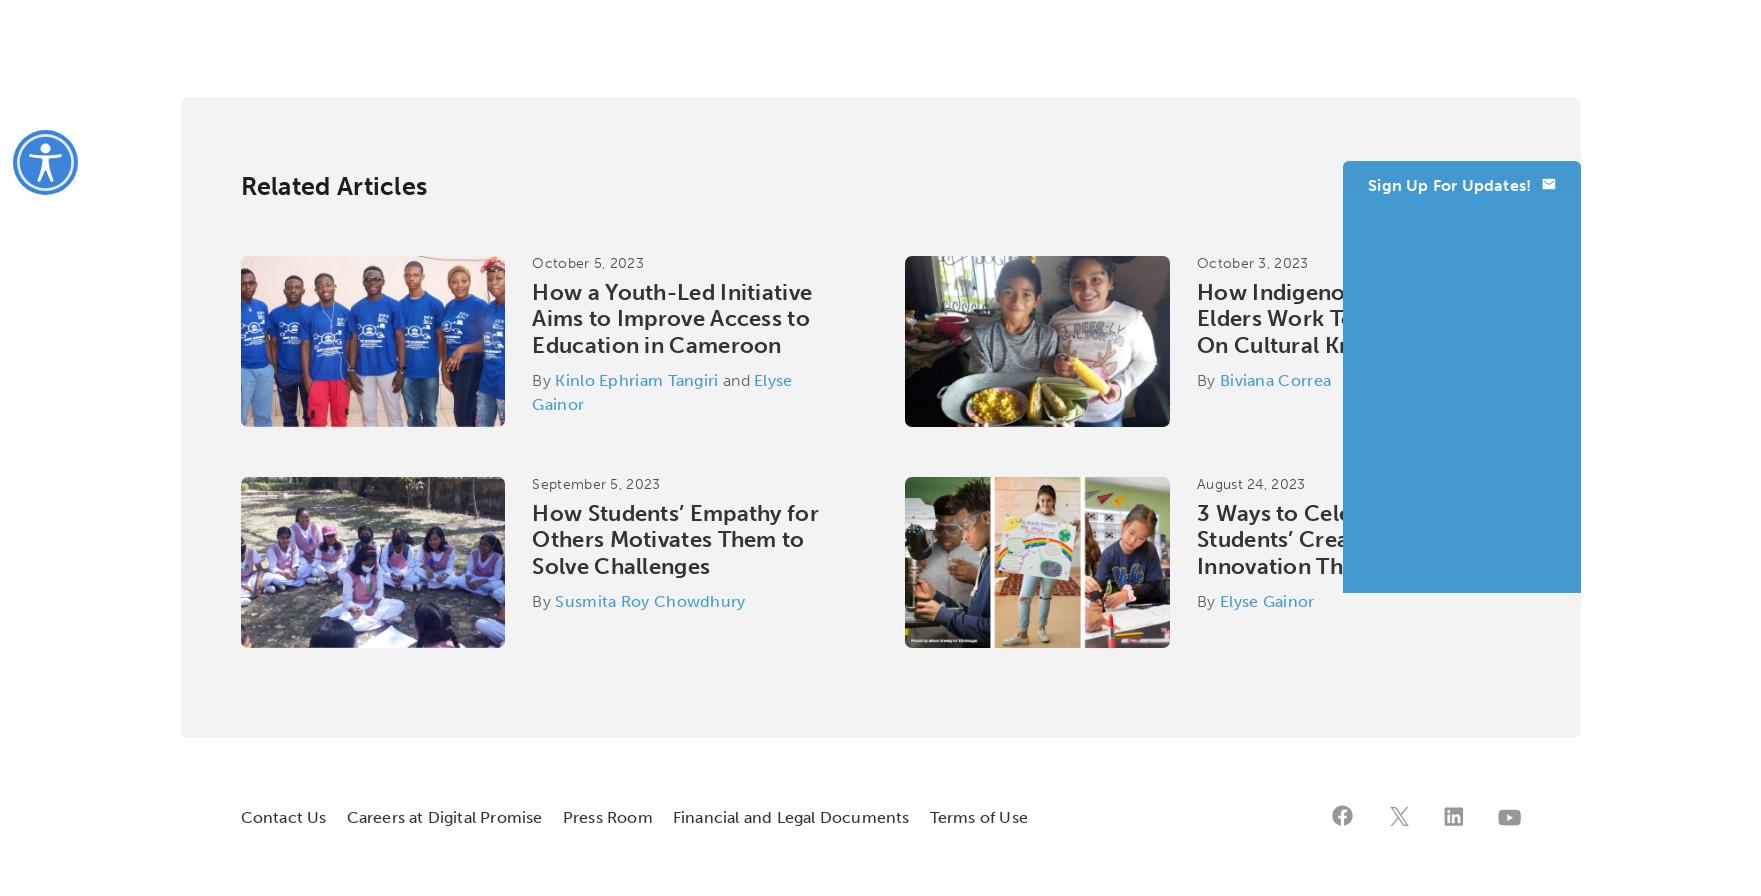  I want to click on 'How a Youth-Led Initiative Aims to Improve Access to Education in Cameroon', so click(530, 317).